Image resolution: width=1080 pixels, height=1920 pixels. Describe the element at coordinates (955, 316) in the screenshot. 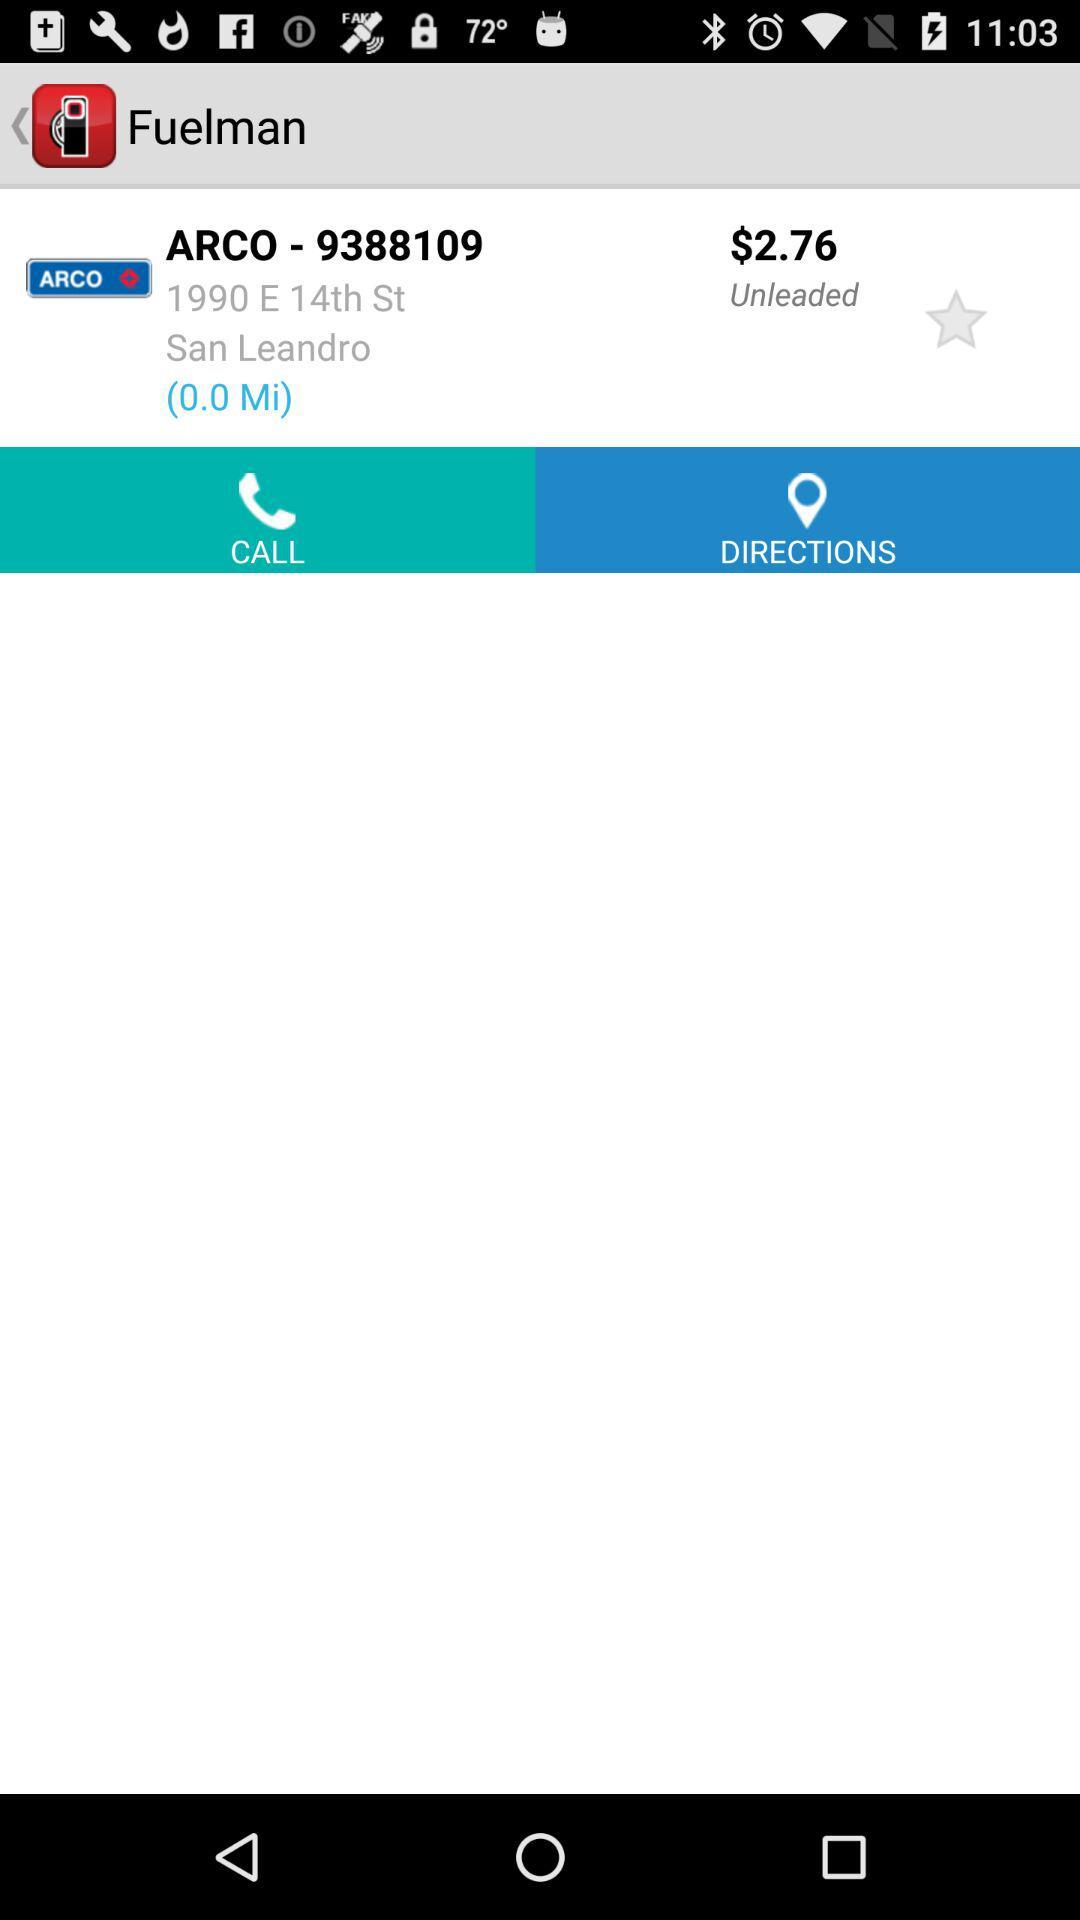

I see `item to the right of the unleaded` at that location.